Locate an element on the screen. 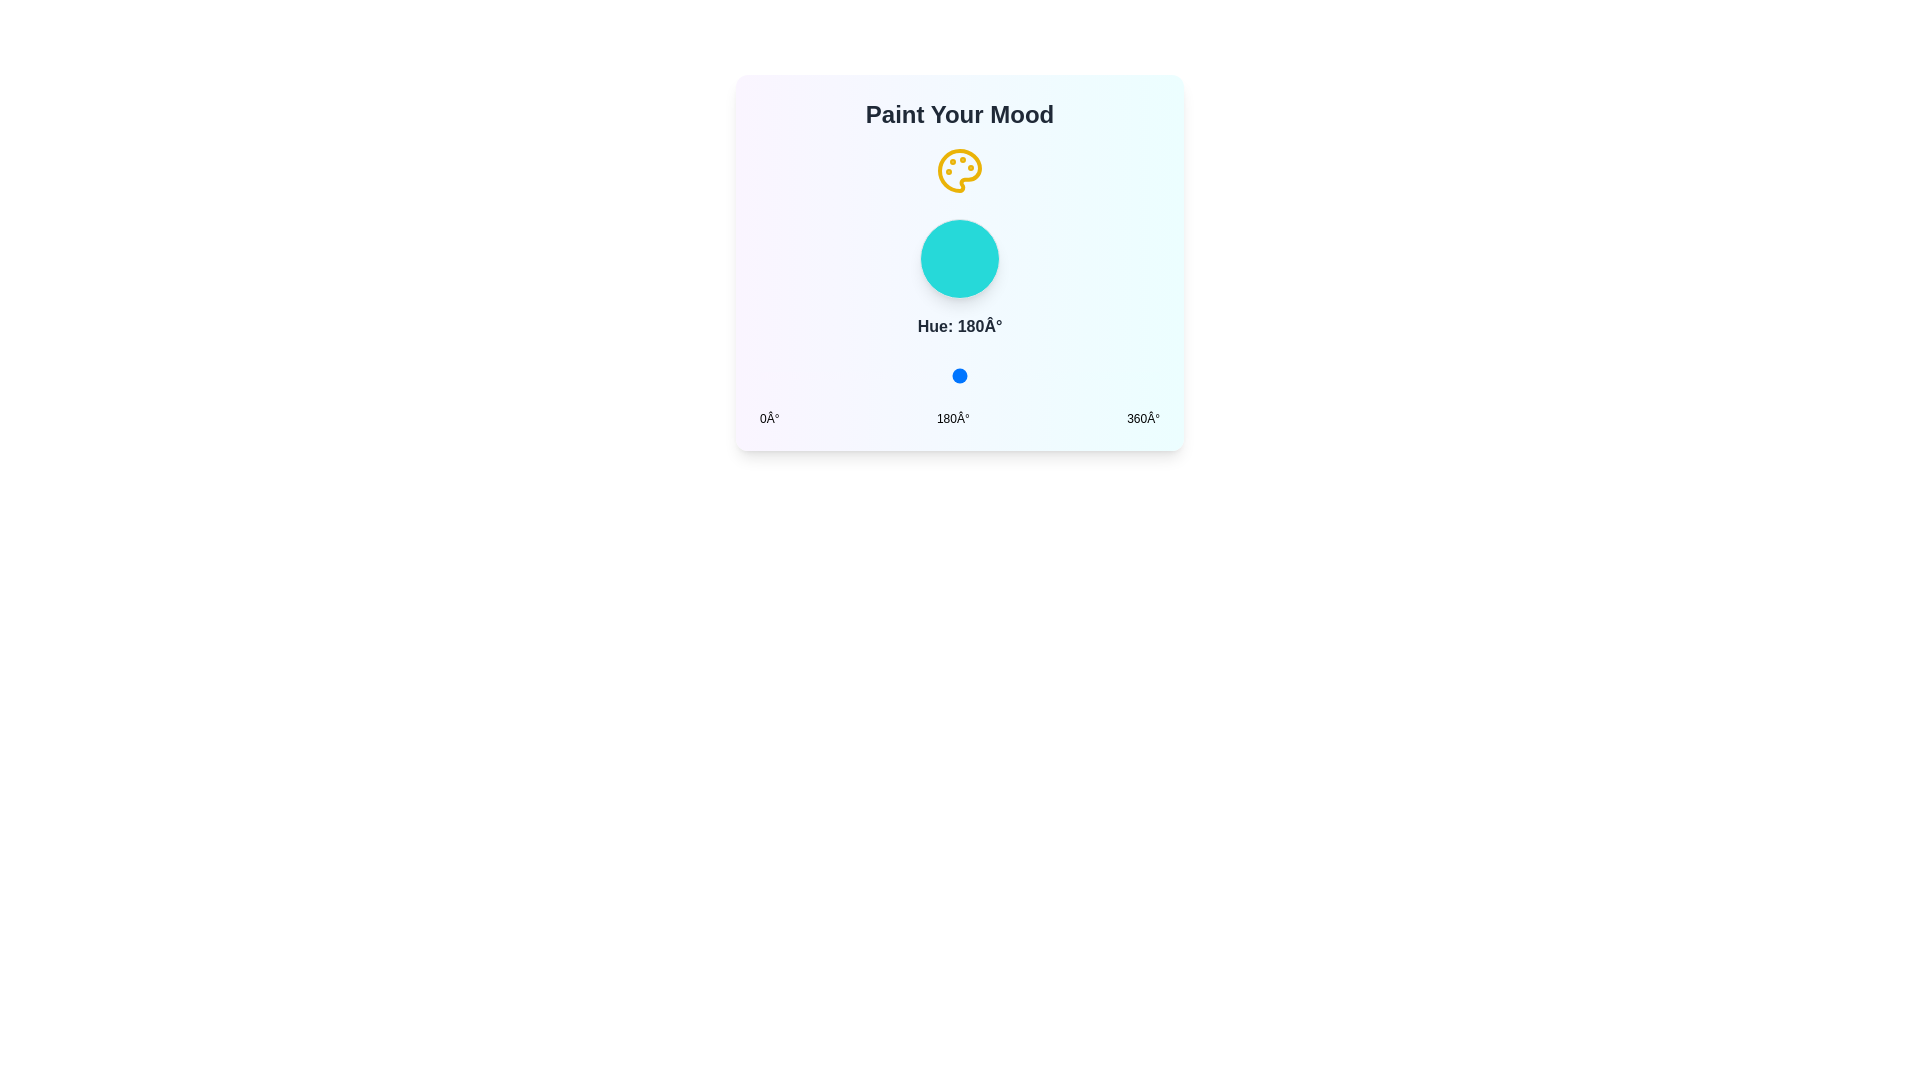  the palette icon to interact with it is located at coordinates (960, 169).